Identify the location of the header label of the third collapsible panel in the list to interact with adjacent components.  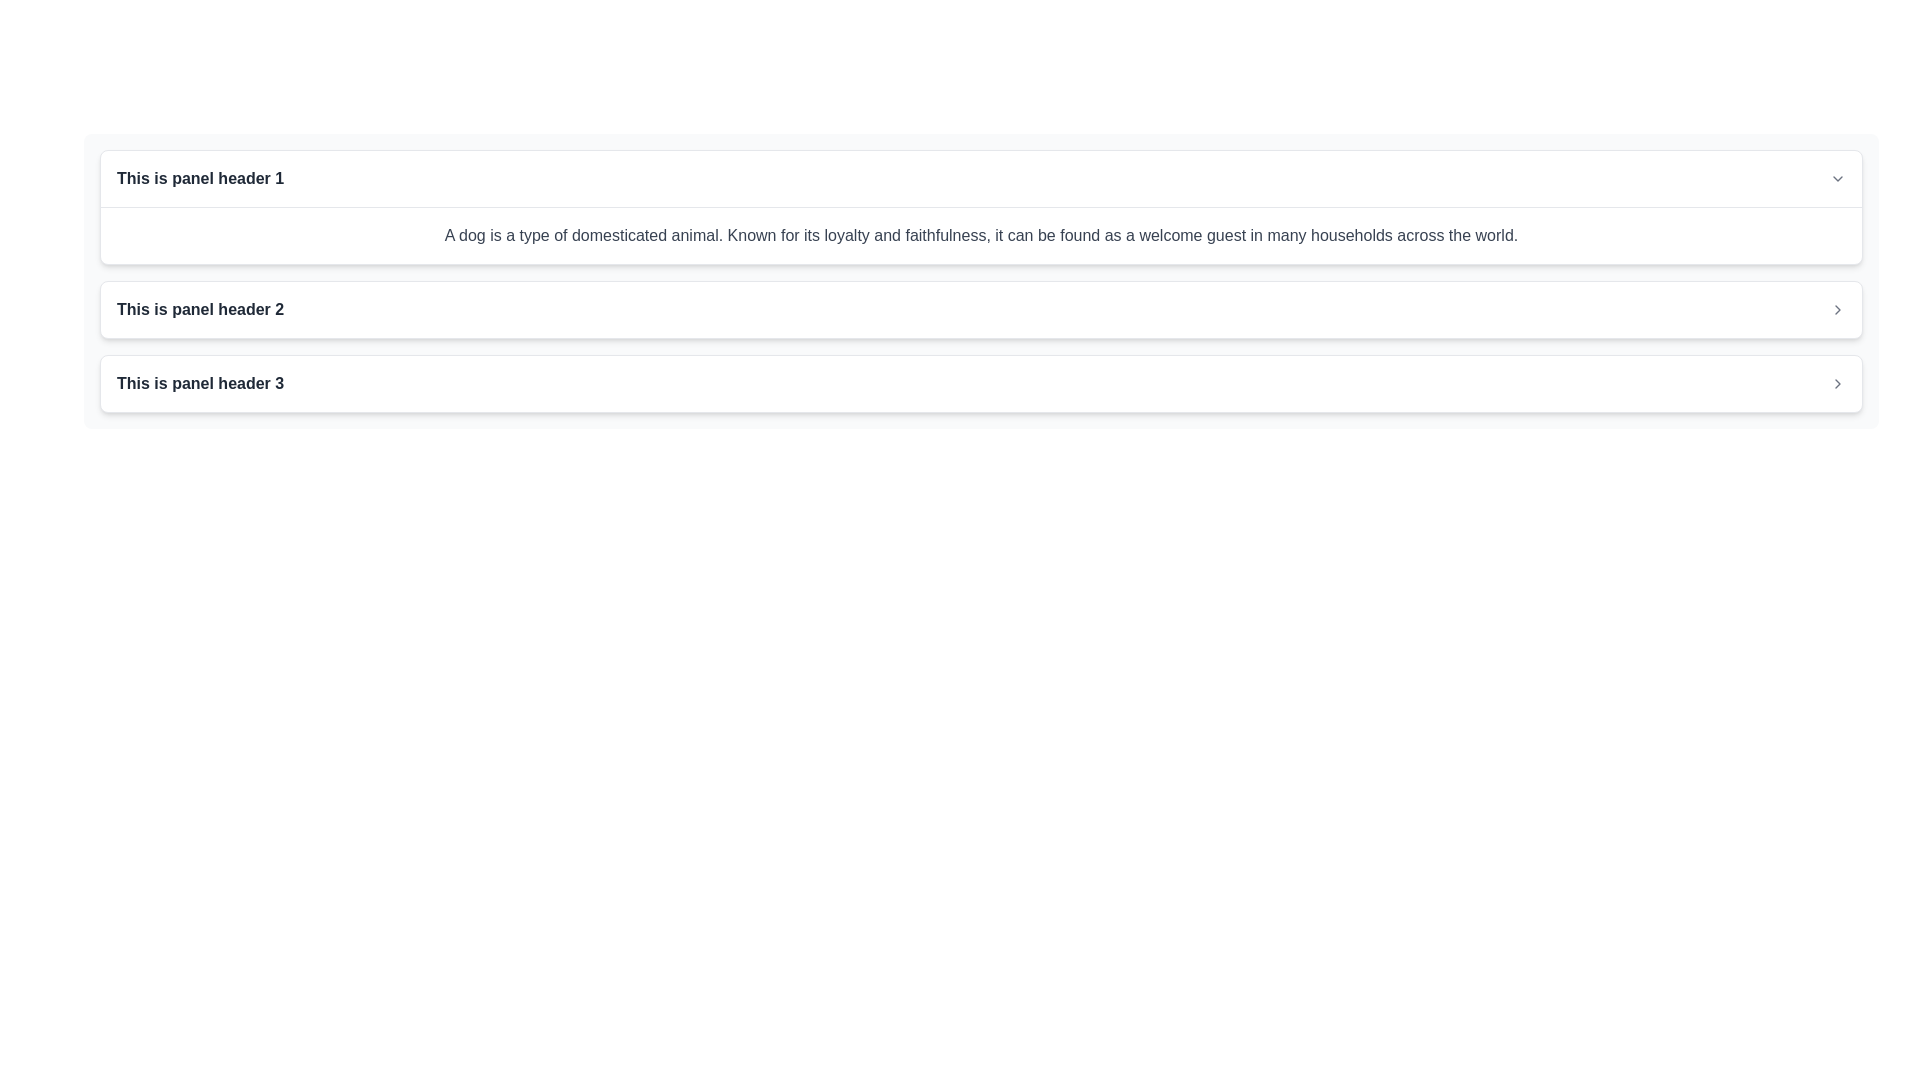
(200, 384).